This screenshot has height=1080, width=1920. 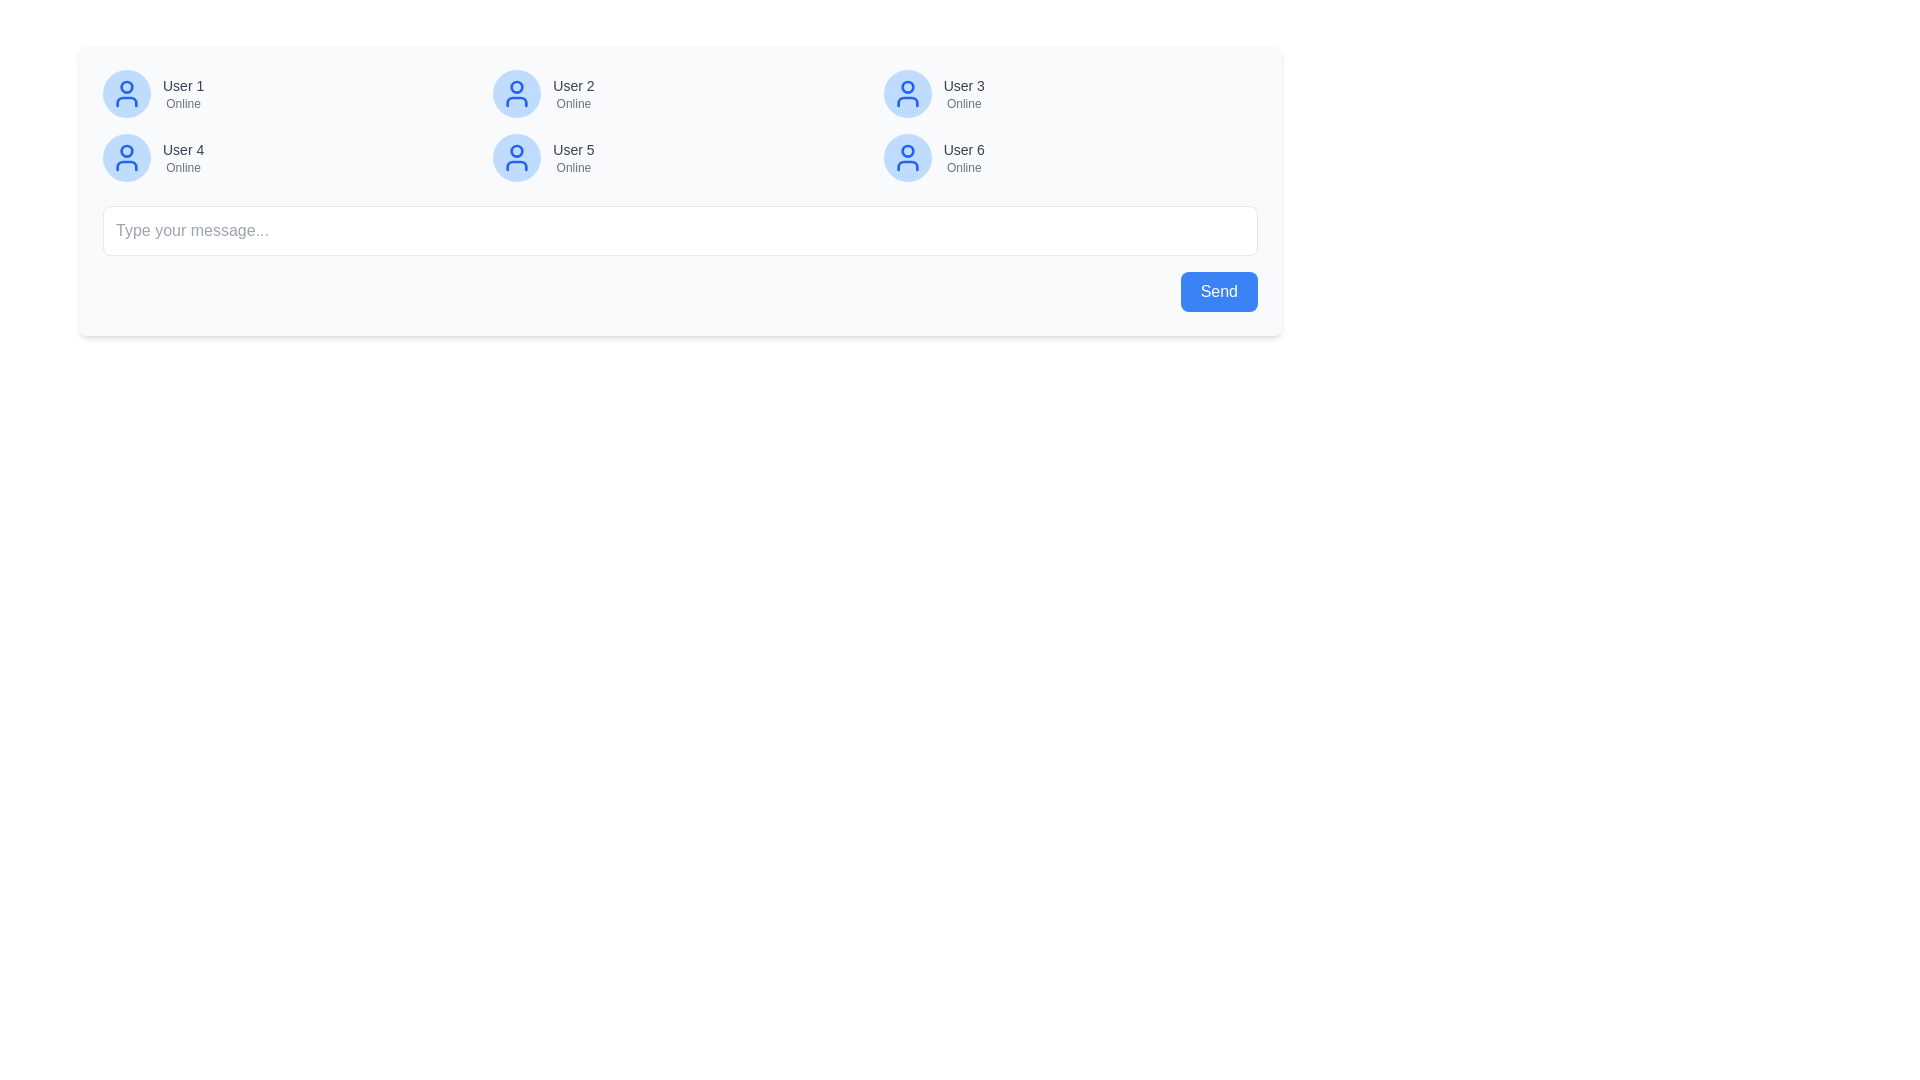 What do you see at coordinates (517, 86) in the screenshot?
I see `the circular graphic element representing the profile picture for 'User 2', located at the center of the head portion of the user icon` at bounding box center [517, 86].